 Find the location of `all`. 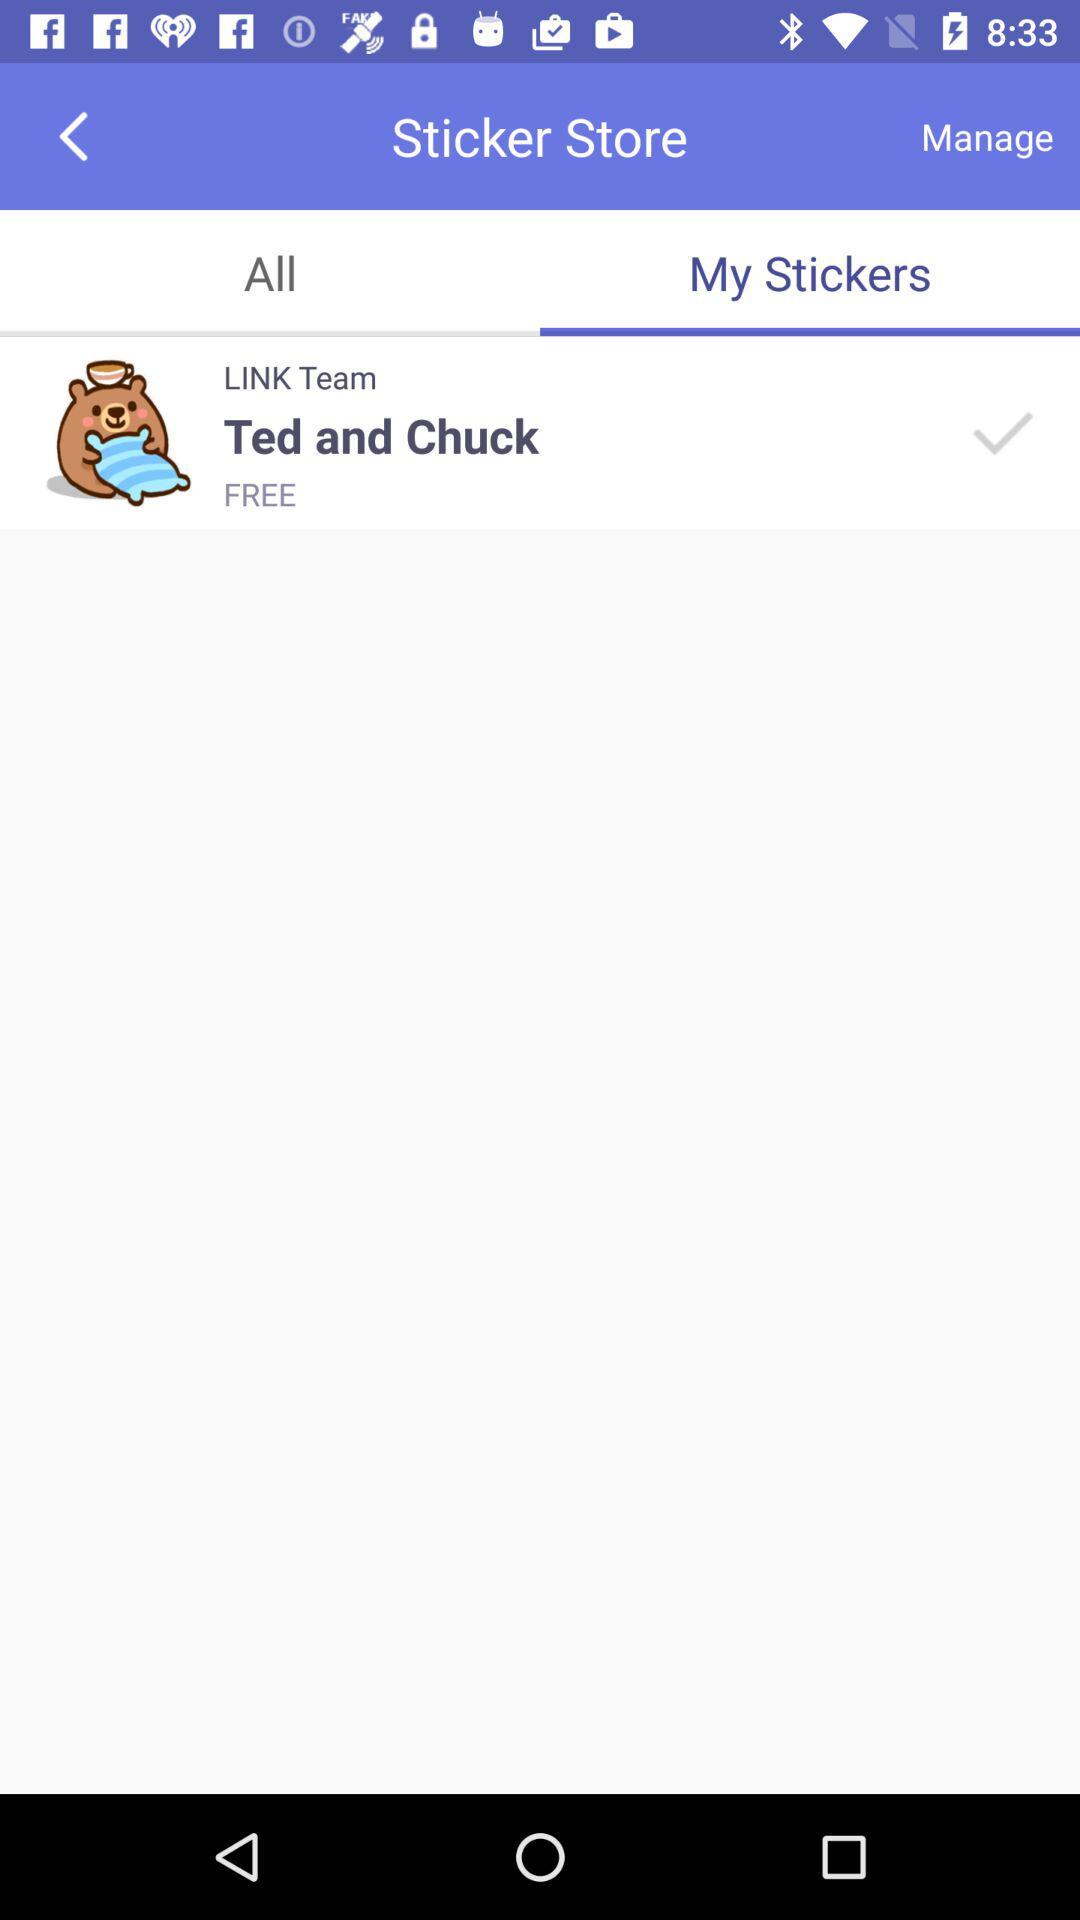

all is located at coordinates (270, 272).